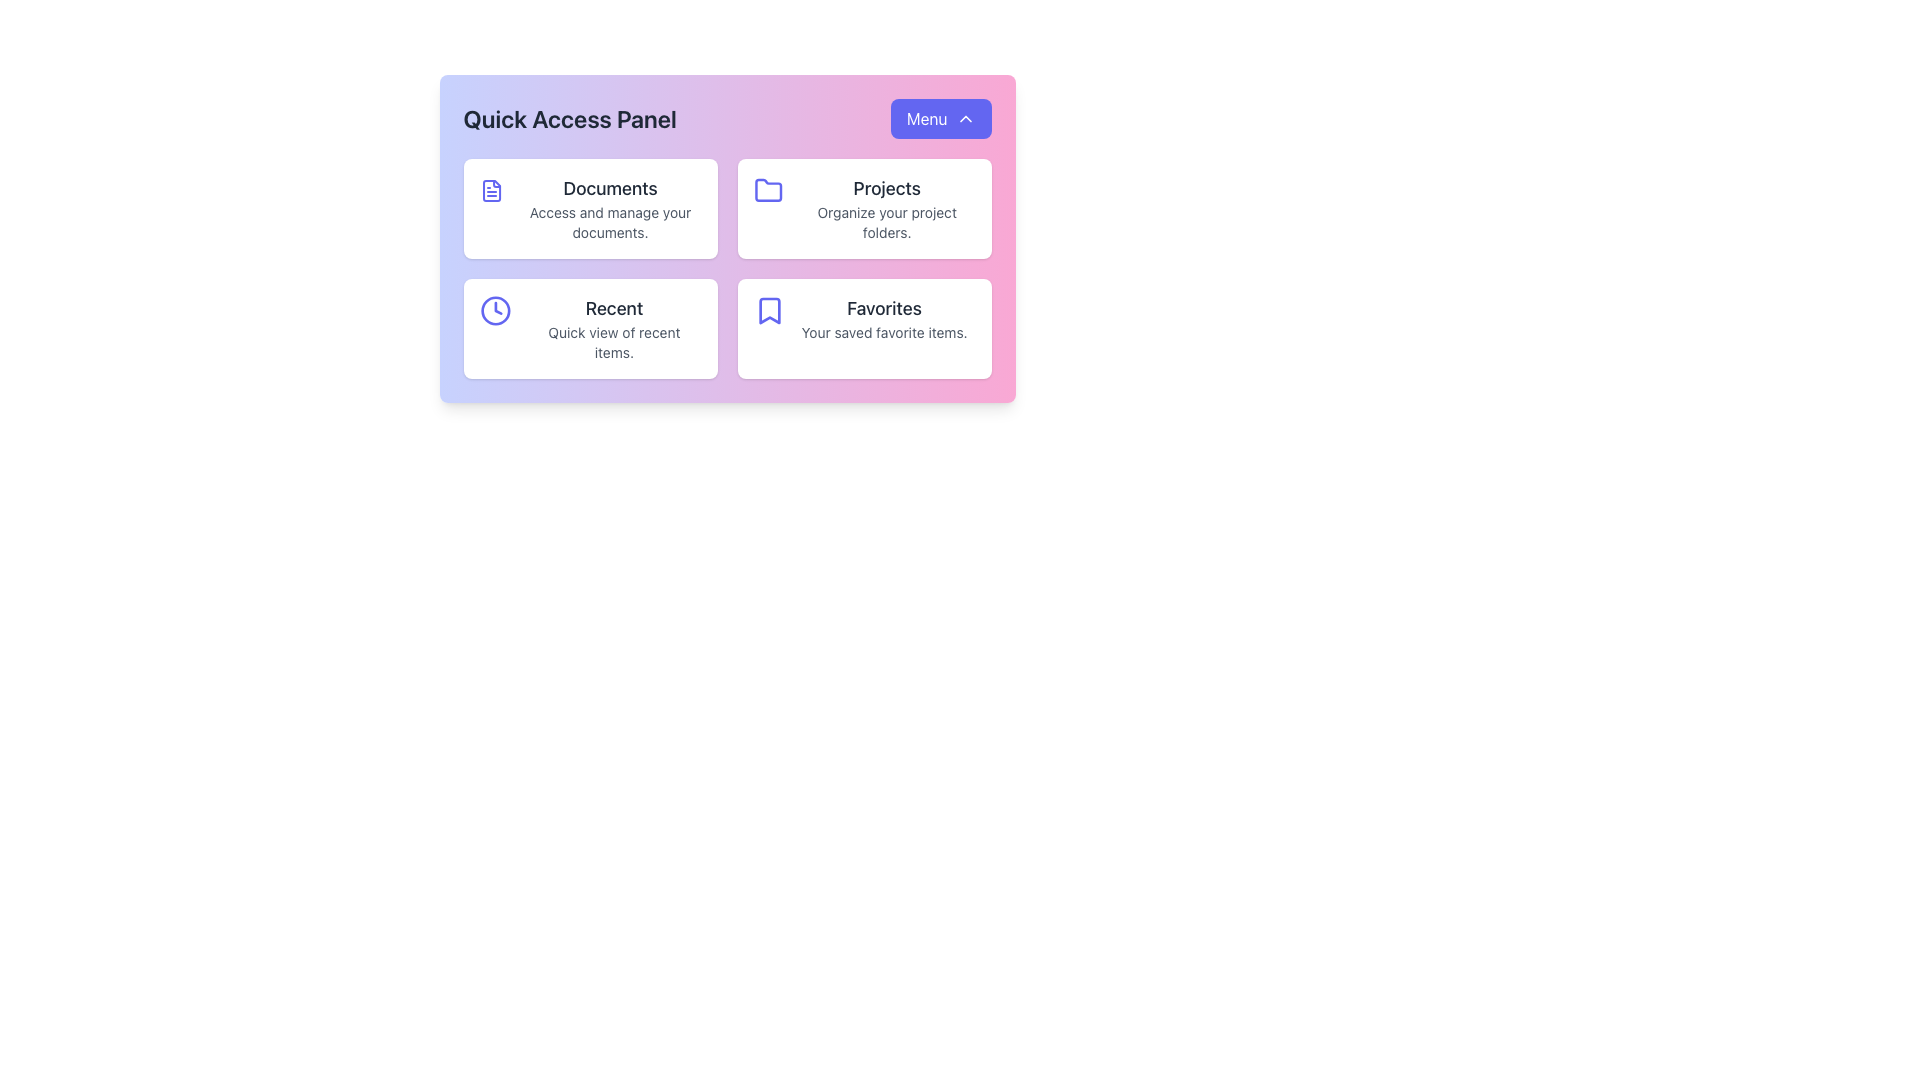 Image resolution: width=1920 pixels, height=1080 pixels. What do you see at coordinates (883, 327) in the screenshot?
I see `the 'Favorites' text description element located in the bottom-right card of the four-card grid, which provides information about saved items` at bounding box center [883, 327].